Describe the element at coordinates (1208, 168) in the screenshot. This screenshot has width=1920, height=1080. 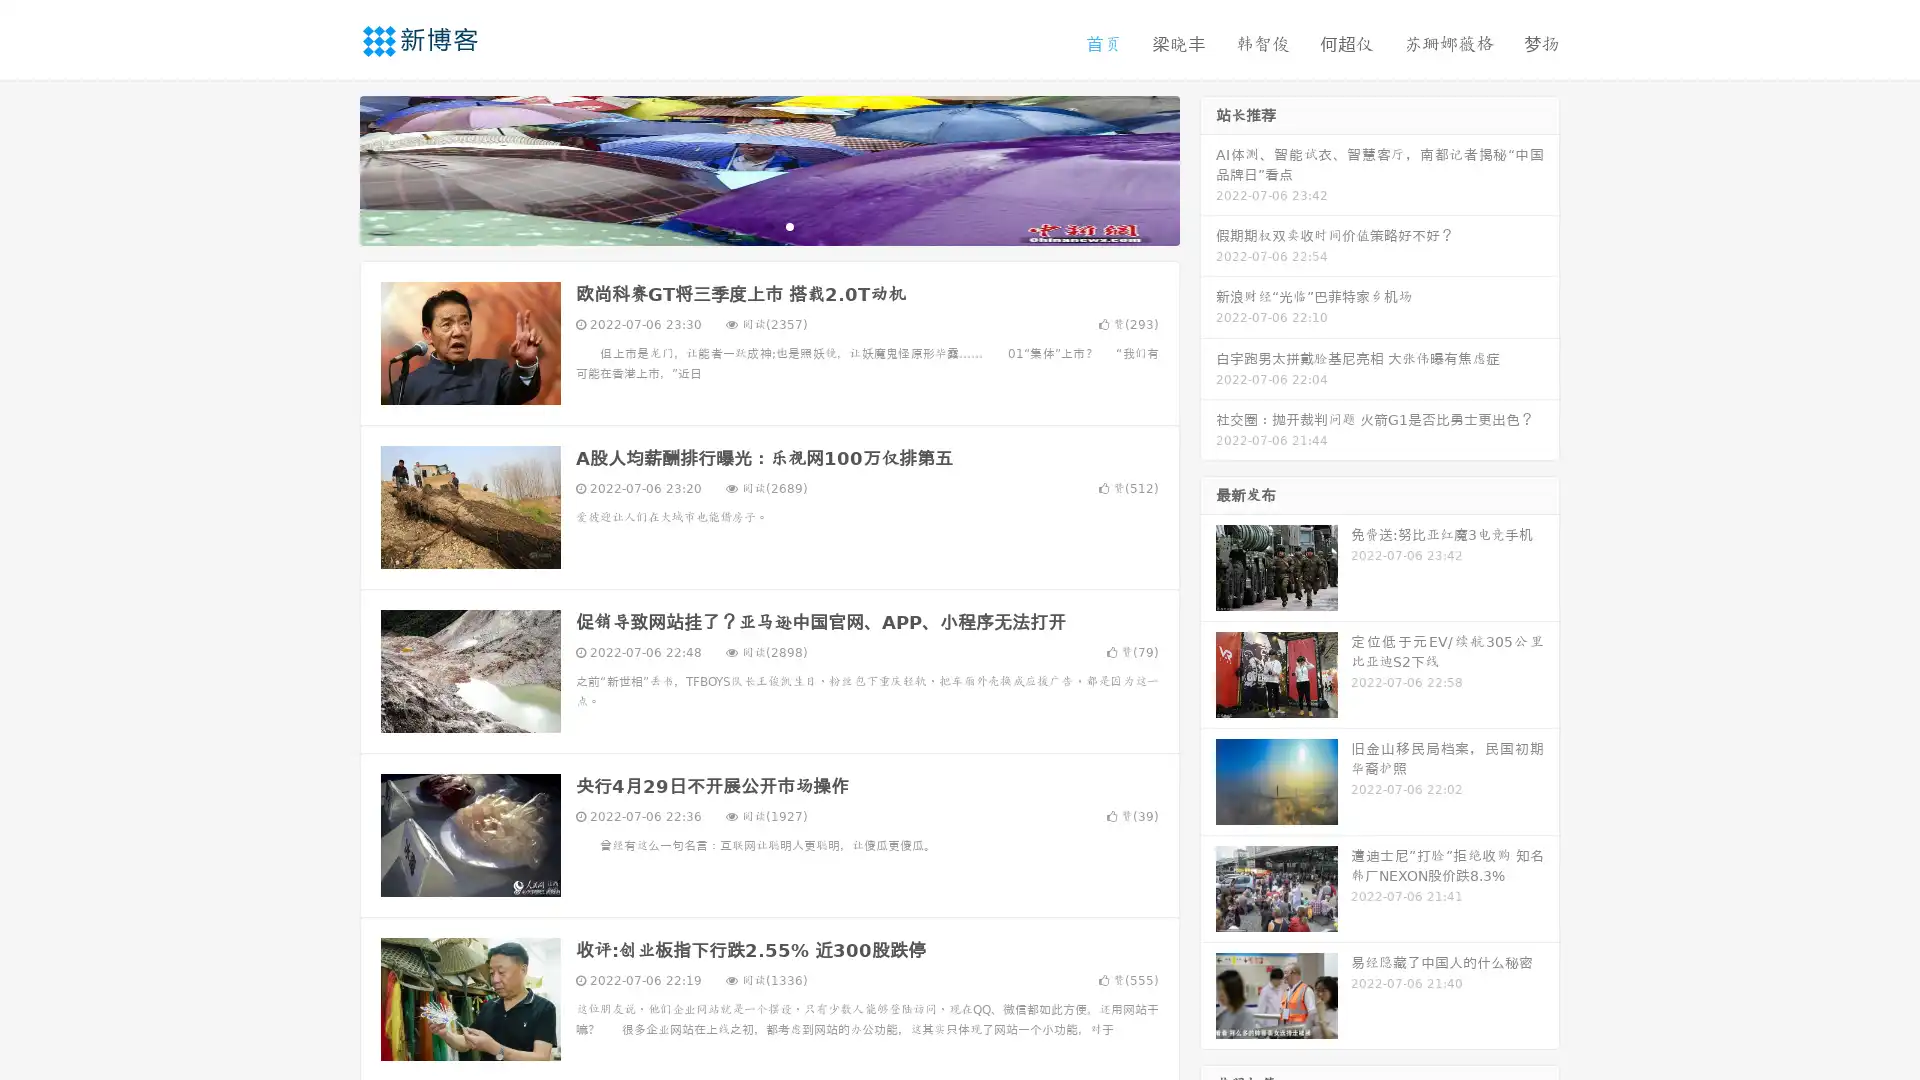
I see `Next slide` at that location.